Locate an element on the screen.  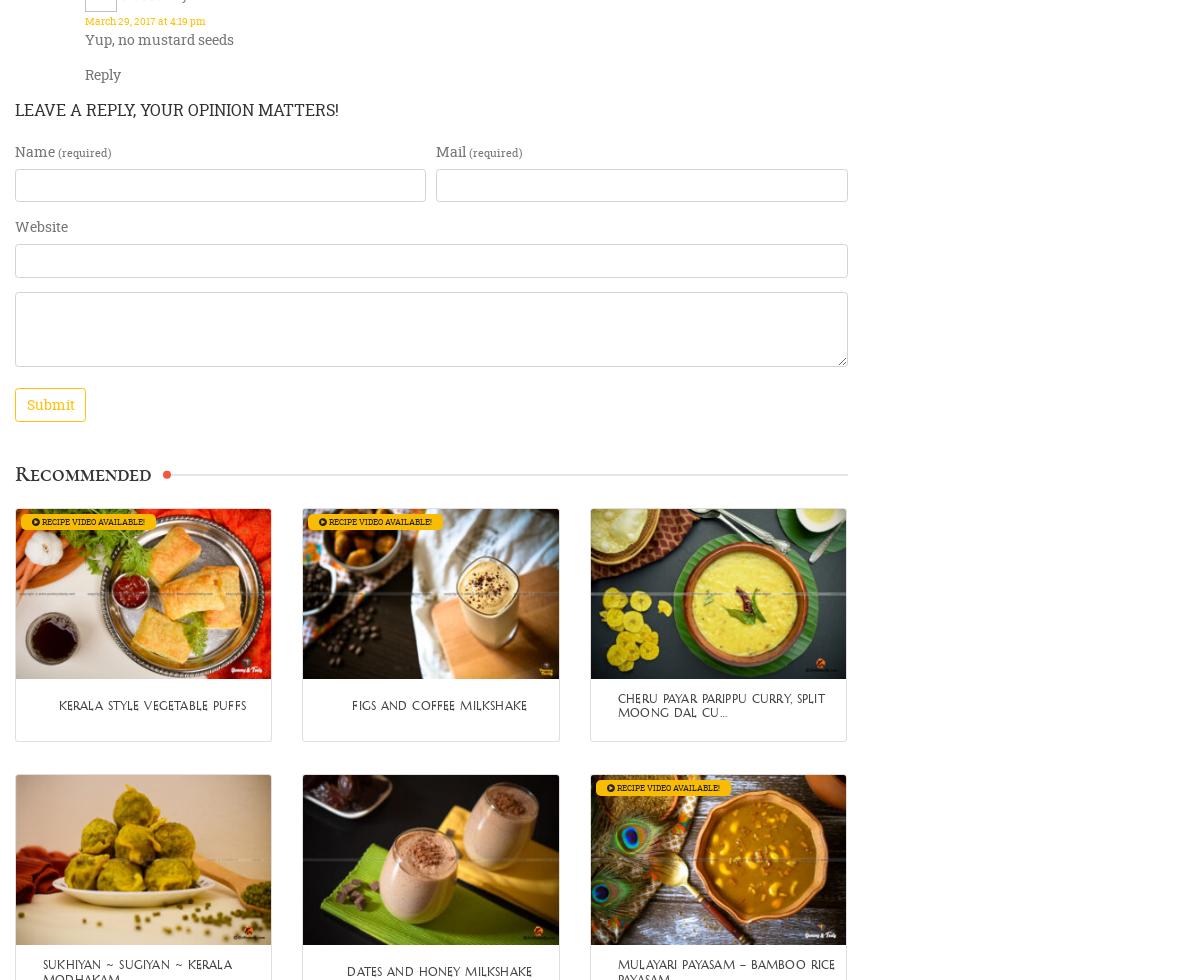
'Kerala style Vegetable Puffs' is located at coordinates (150, 705).